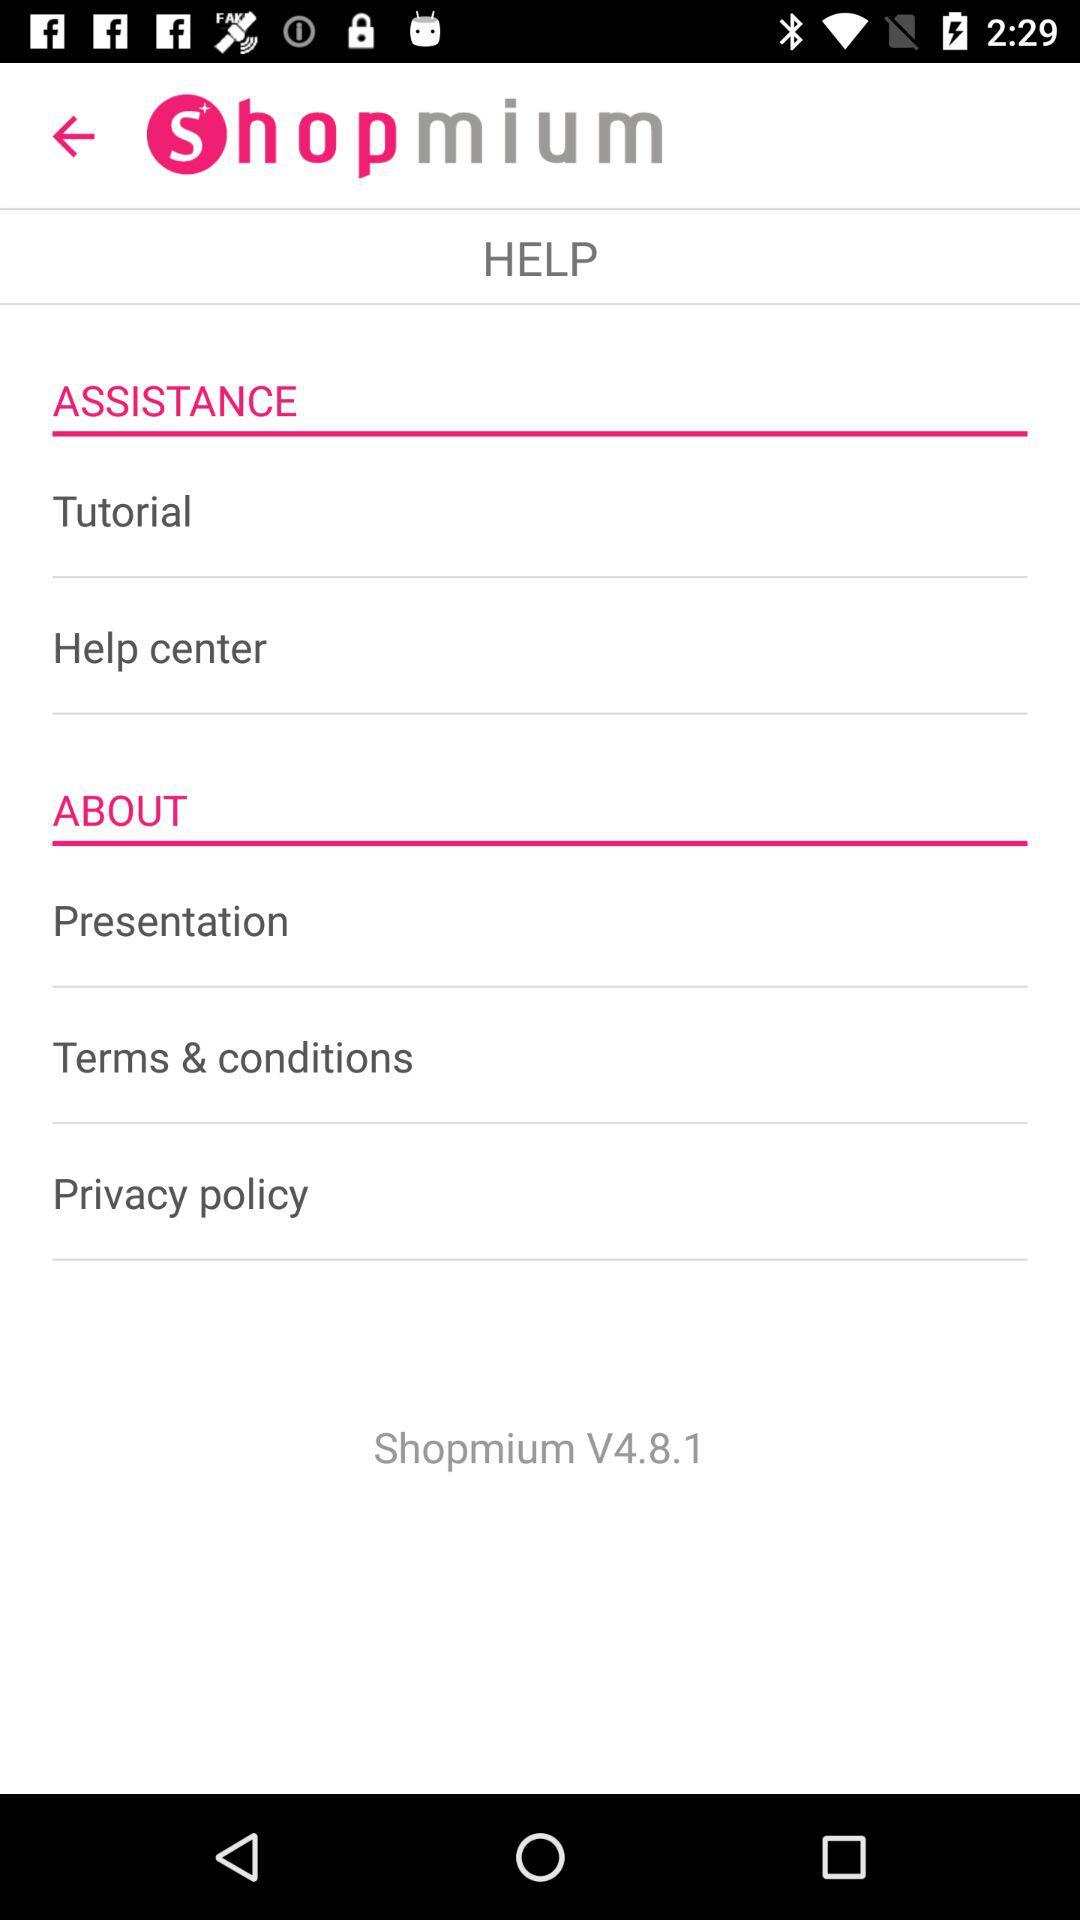  I want to click on icon above the terms & conditions item, so click(540, 918).